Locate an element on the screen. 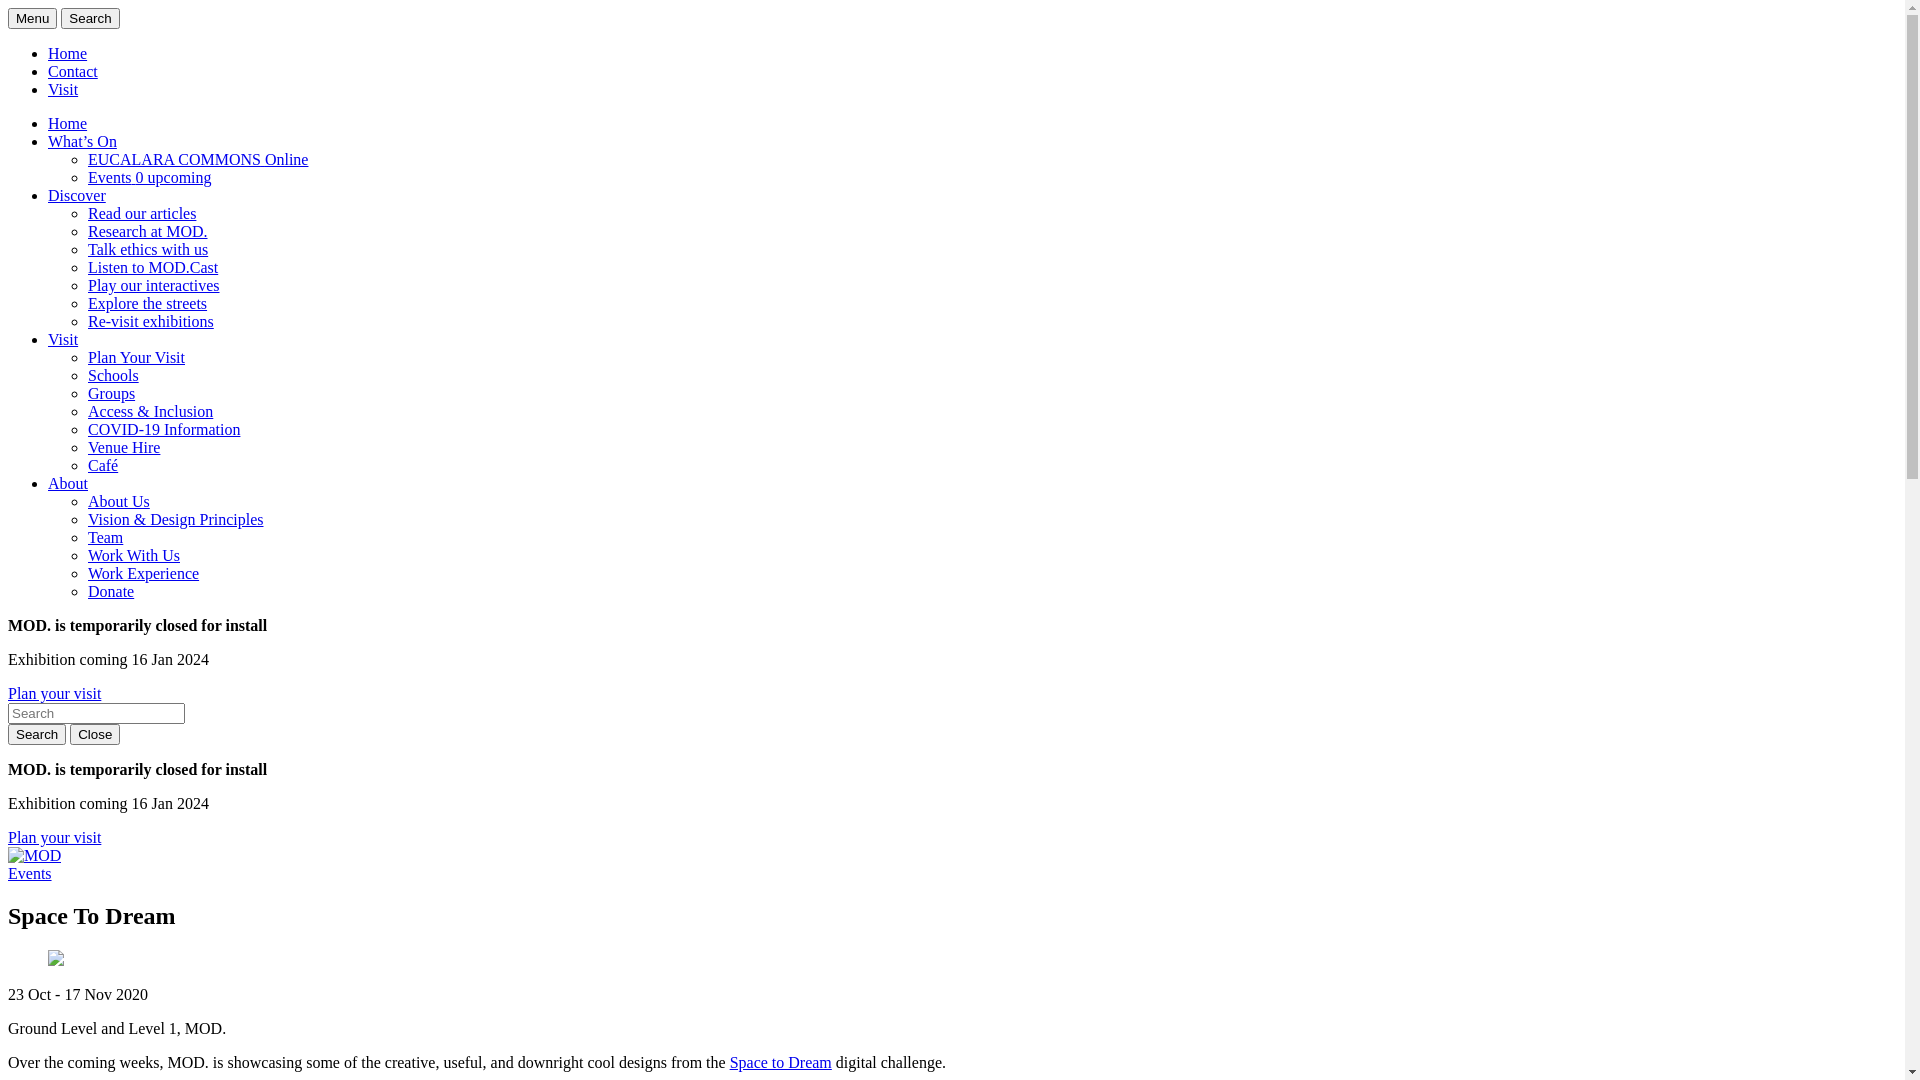 Image resolution: width=1920 pixels, height=1080 pixels. 'Contact' is located at coordinates (48, 70).